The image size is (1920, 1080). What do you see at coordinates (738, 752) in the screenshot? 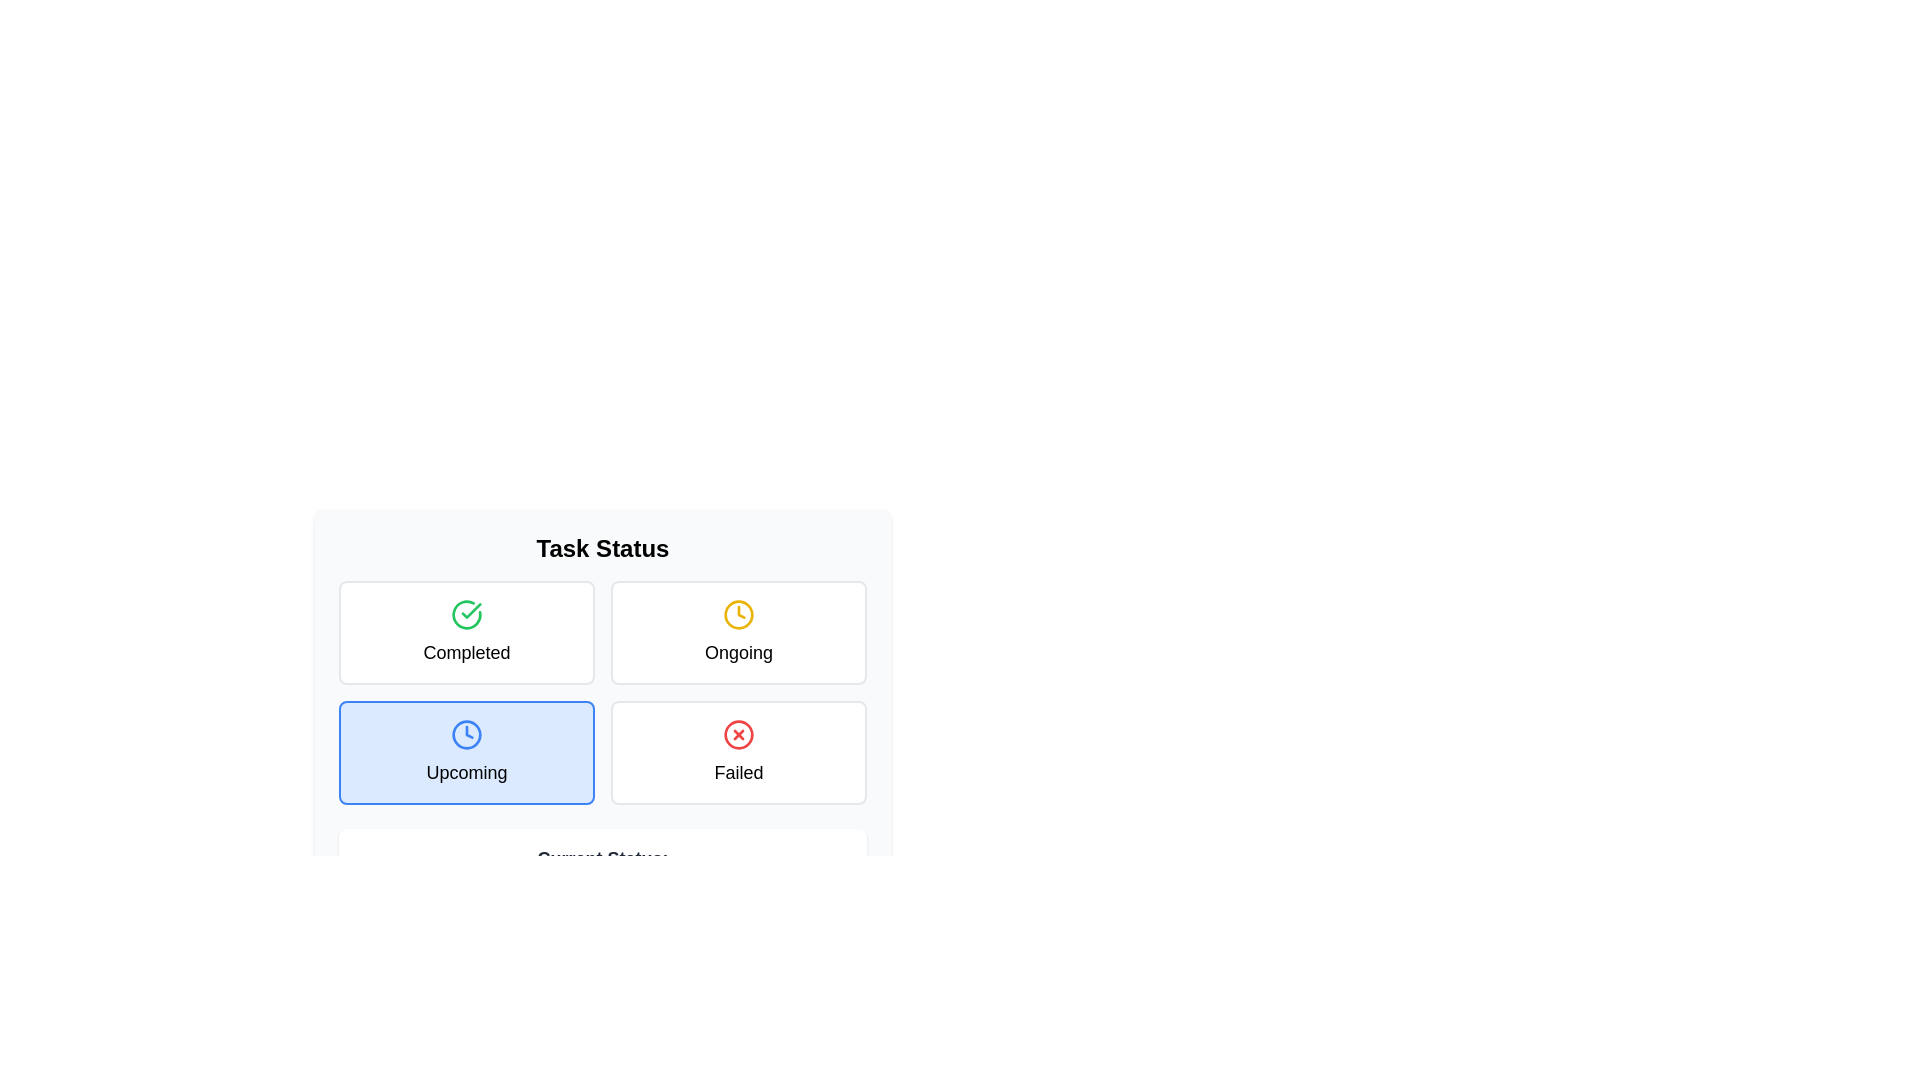
I see `the task status to Failed` at bounding box center [738, 752].